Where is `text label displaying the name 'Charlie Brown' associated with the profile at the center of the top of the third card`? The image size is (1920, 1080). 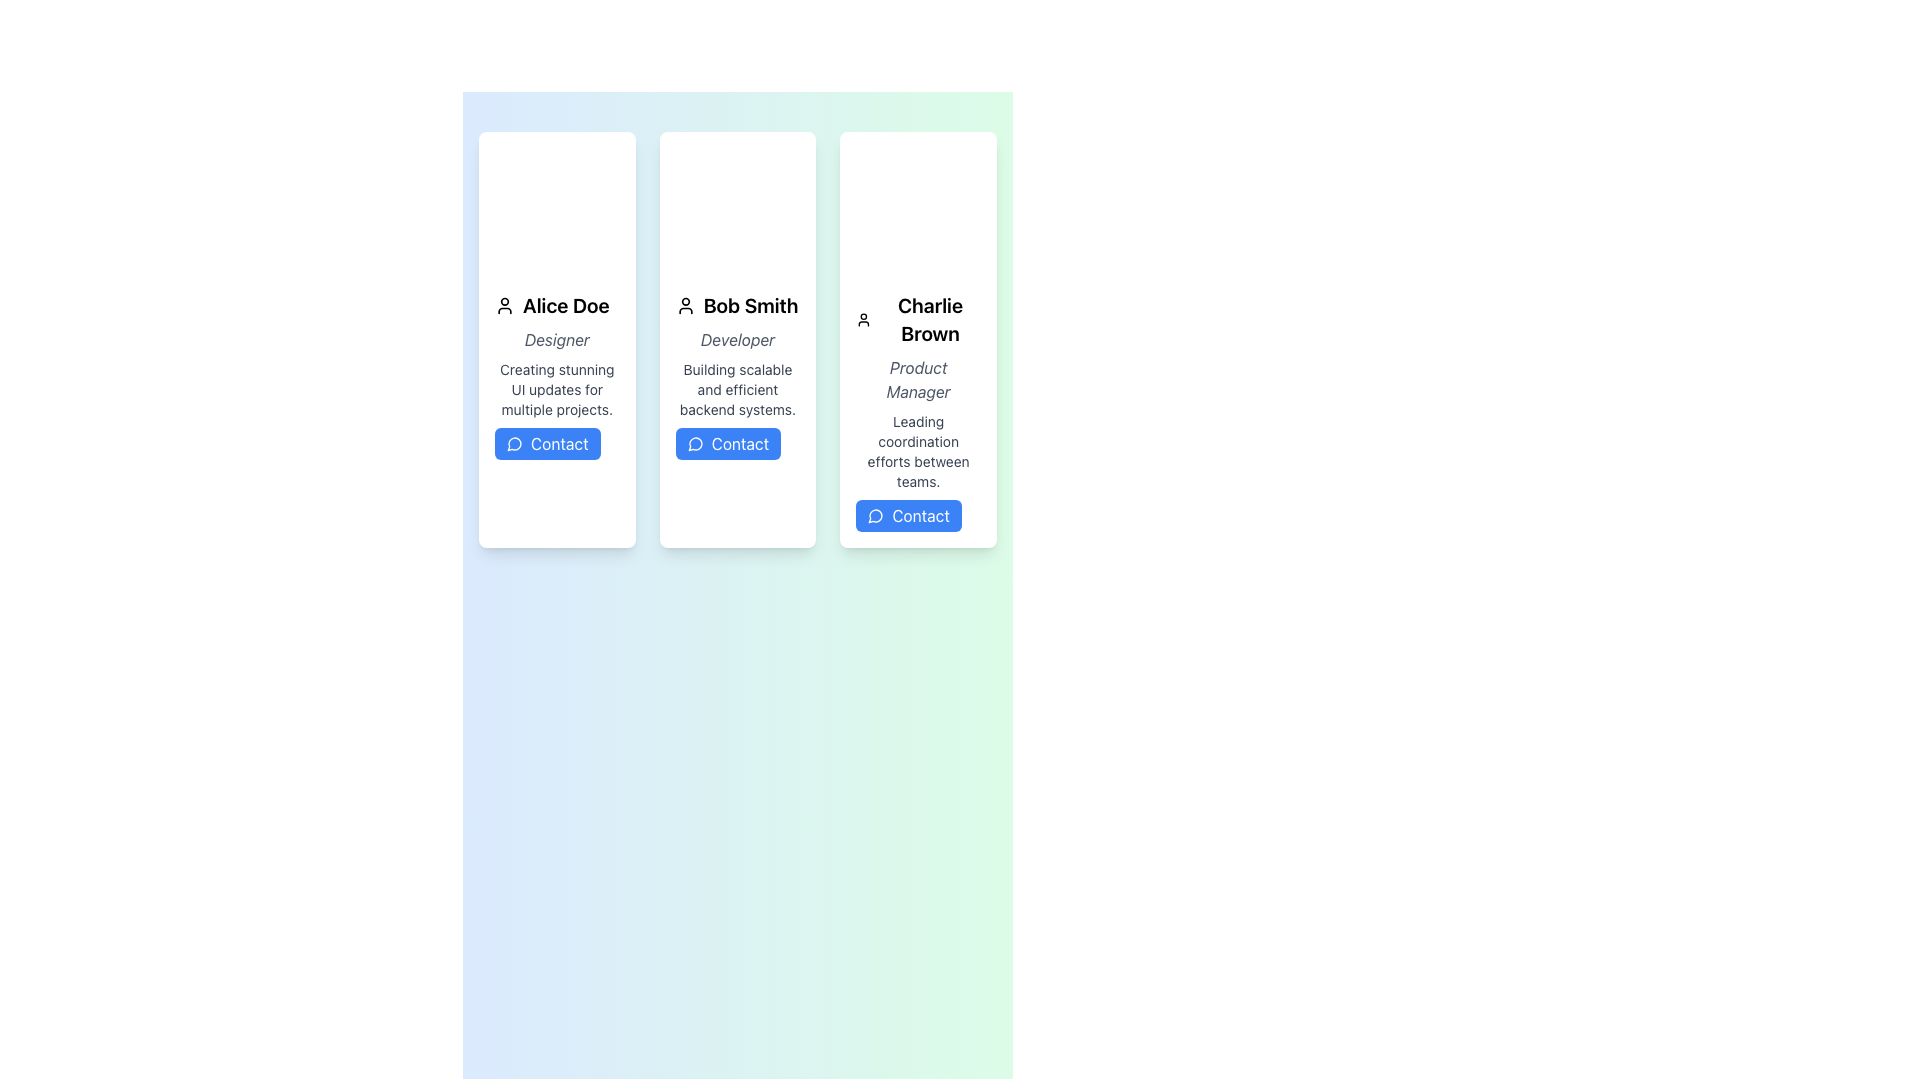 text label displaying the name 'Charlie Brown' associated with the profile at the center of the top of the third card is located at coordinates (917, 319).